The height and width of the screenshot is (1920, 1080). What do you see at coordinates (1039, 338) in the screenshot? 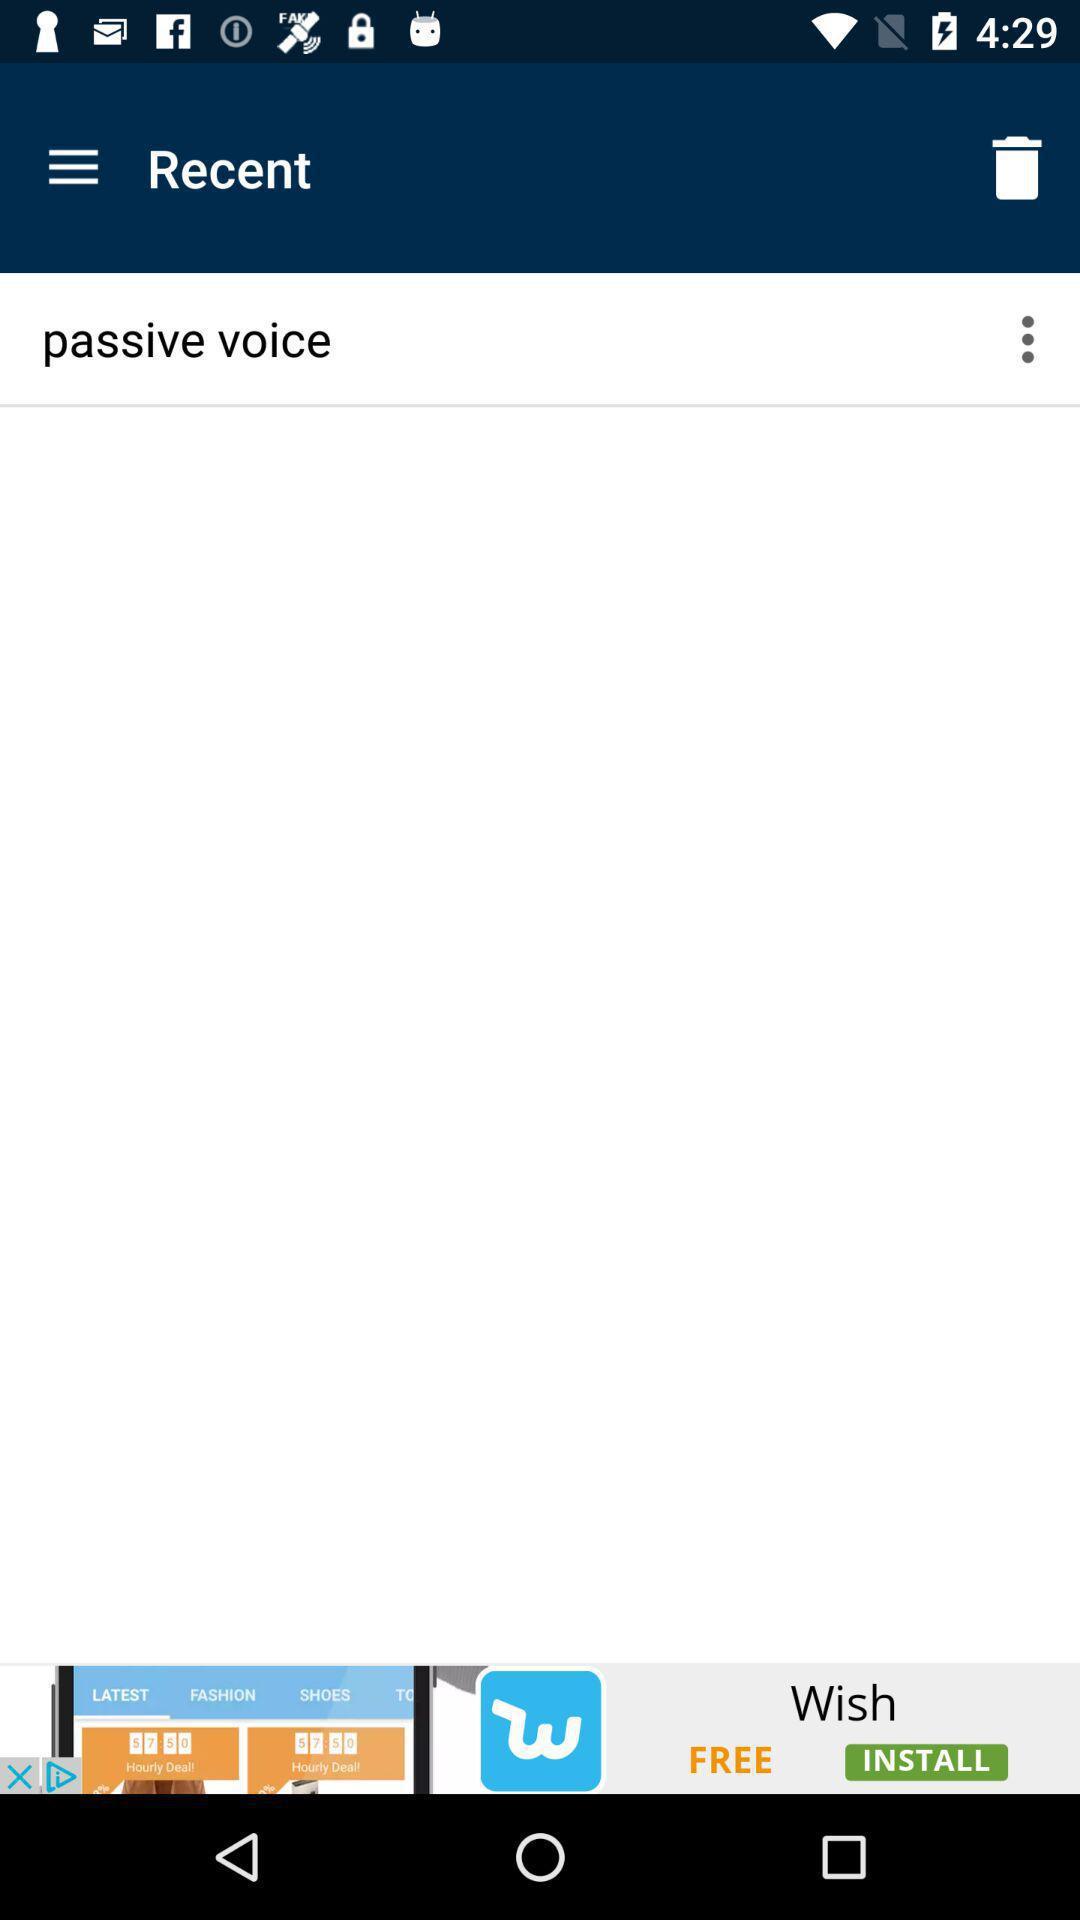
I see `menu` at bounding box center [1039, 338].